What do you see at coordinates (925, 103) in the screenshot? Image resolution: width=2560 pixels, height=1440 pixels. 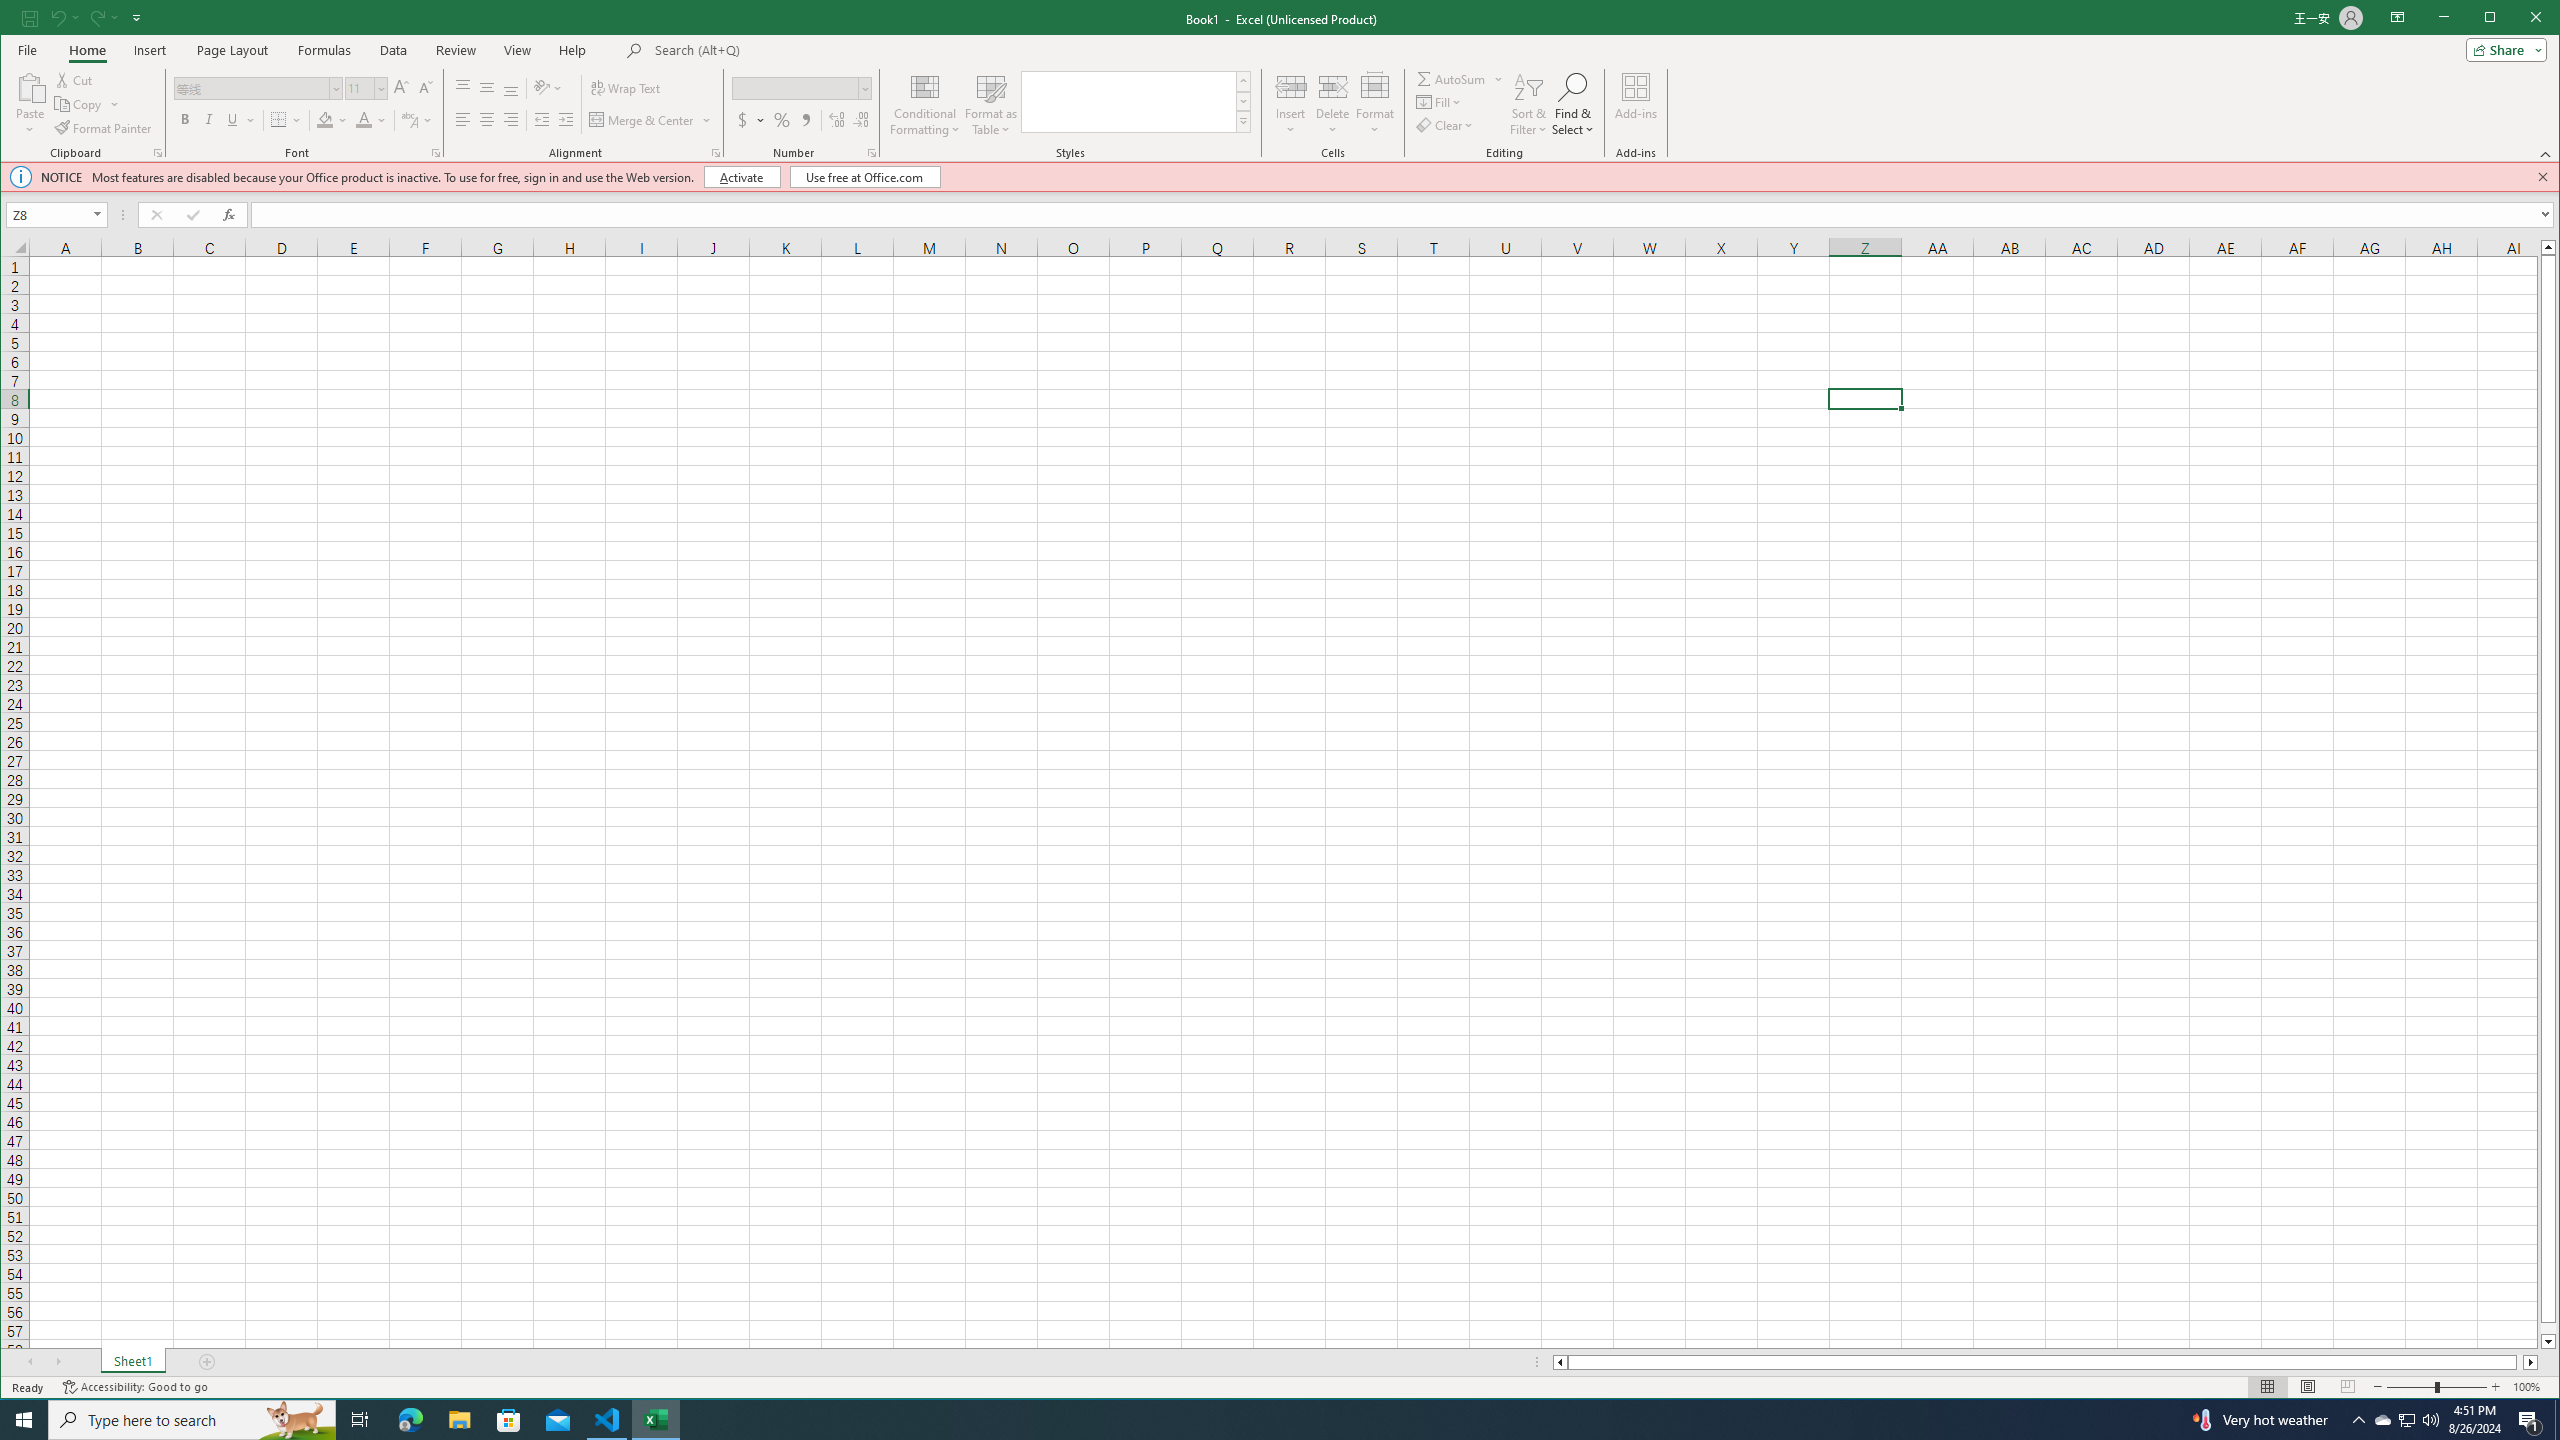 I see `'Conditional Formatting'` at bounding box center [925, 103].